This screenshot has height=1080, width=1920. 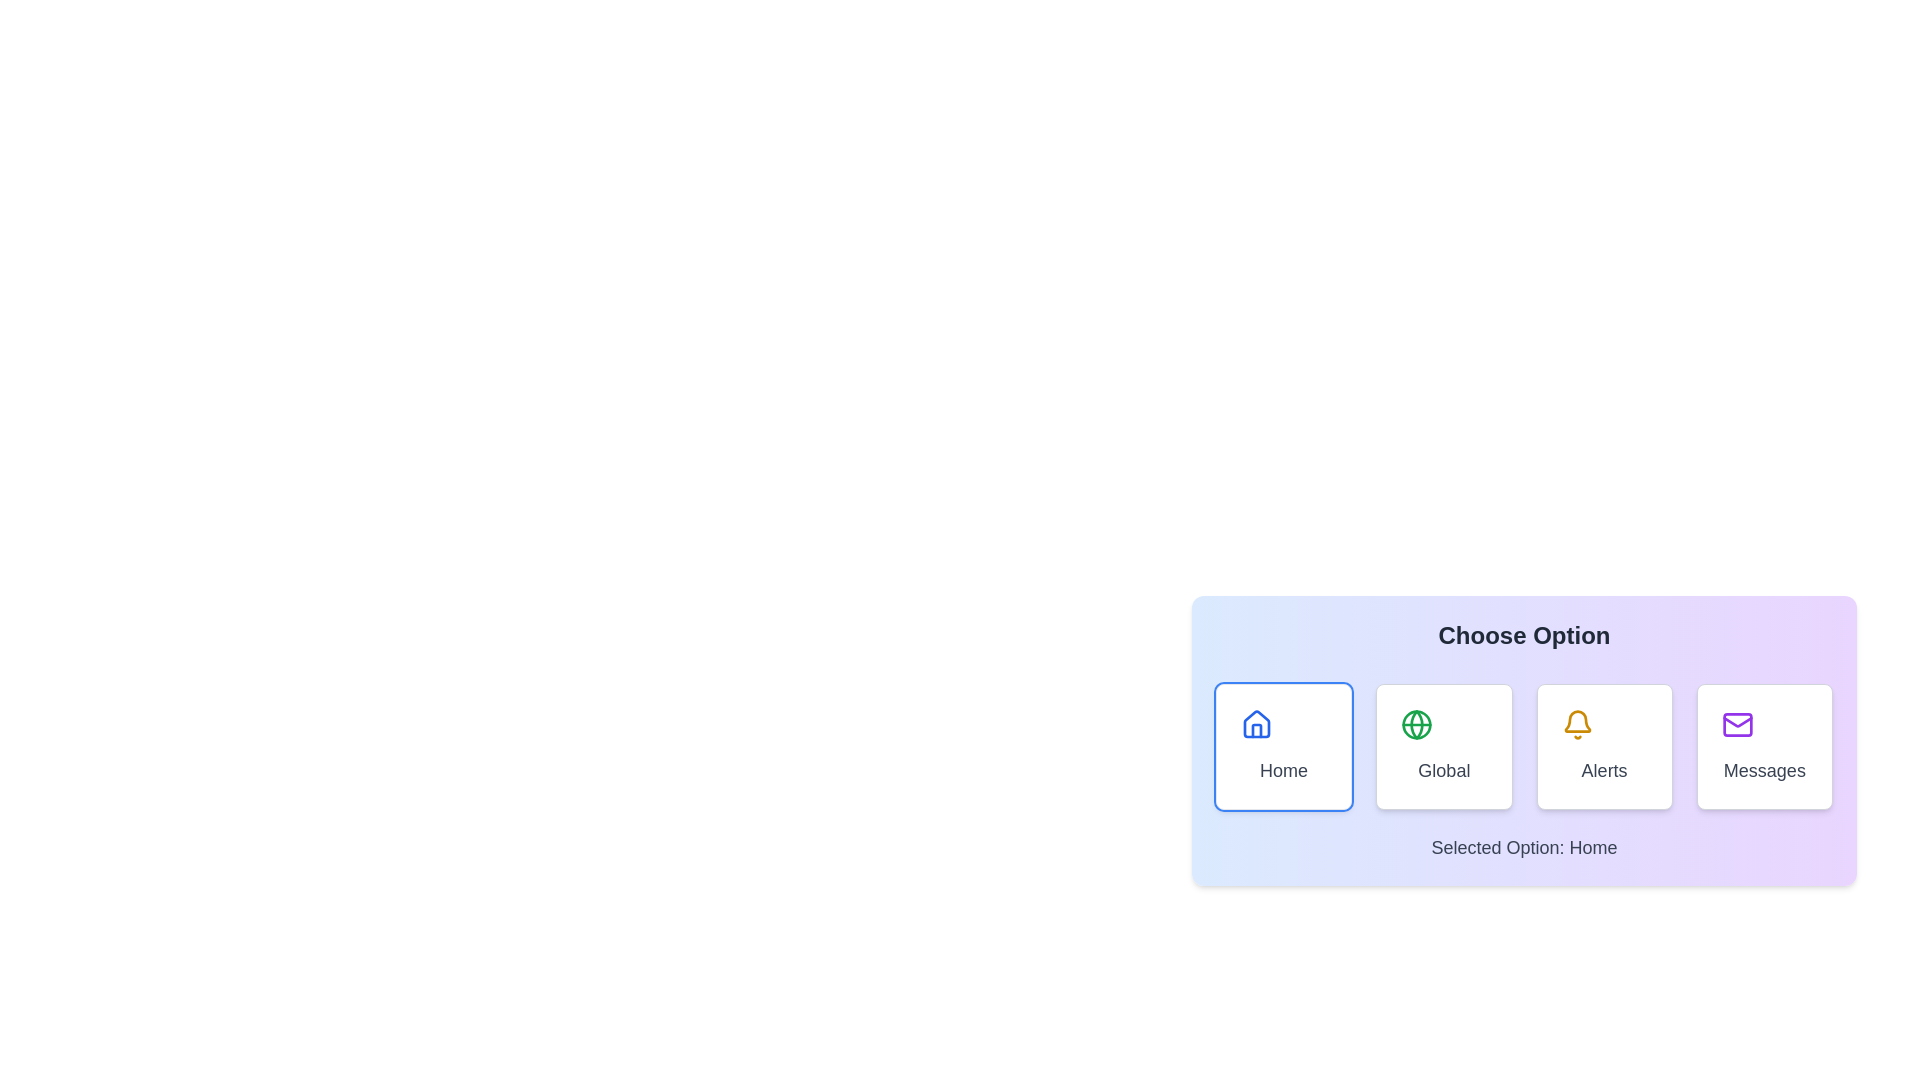 I want to click on the text label displaying 'Selected Option: Home', which is centered below the row of interactive tiles labeled 'Home', 'Global', 'Alerts', and 'Messages', so click(x=1523, y=848).